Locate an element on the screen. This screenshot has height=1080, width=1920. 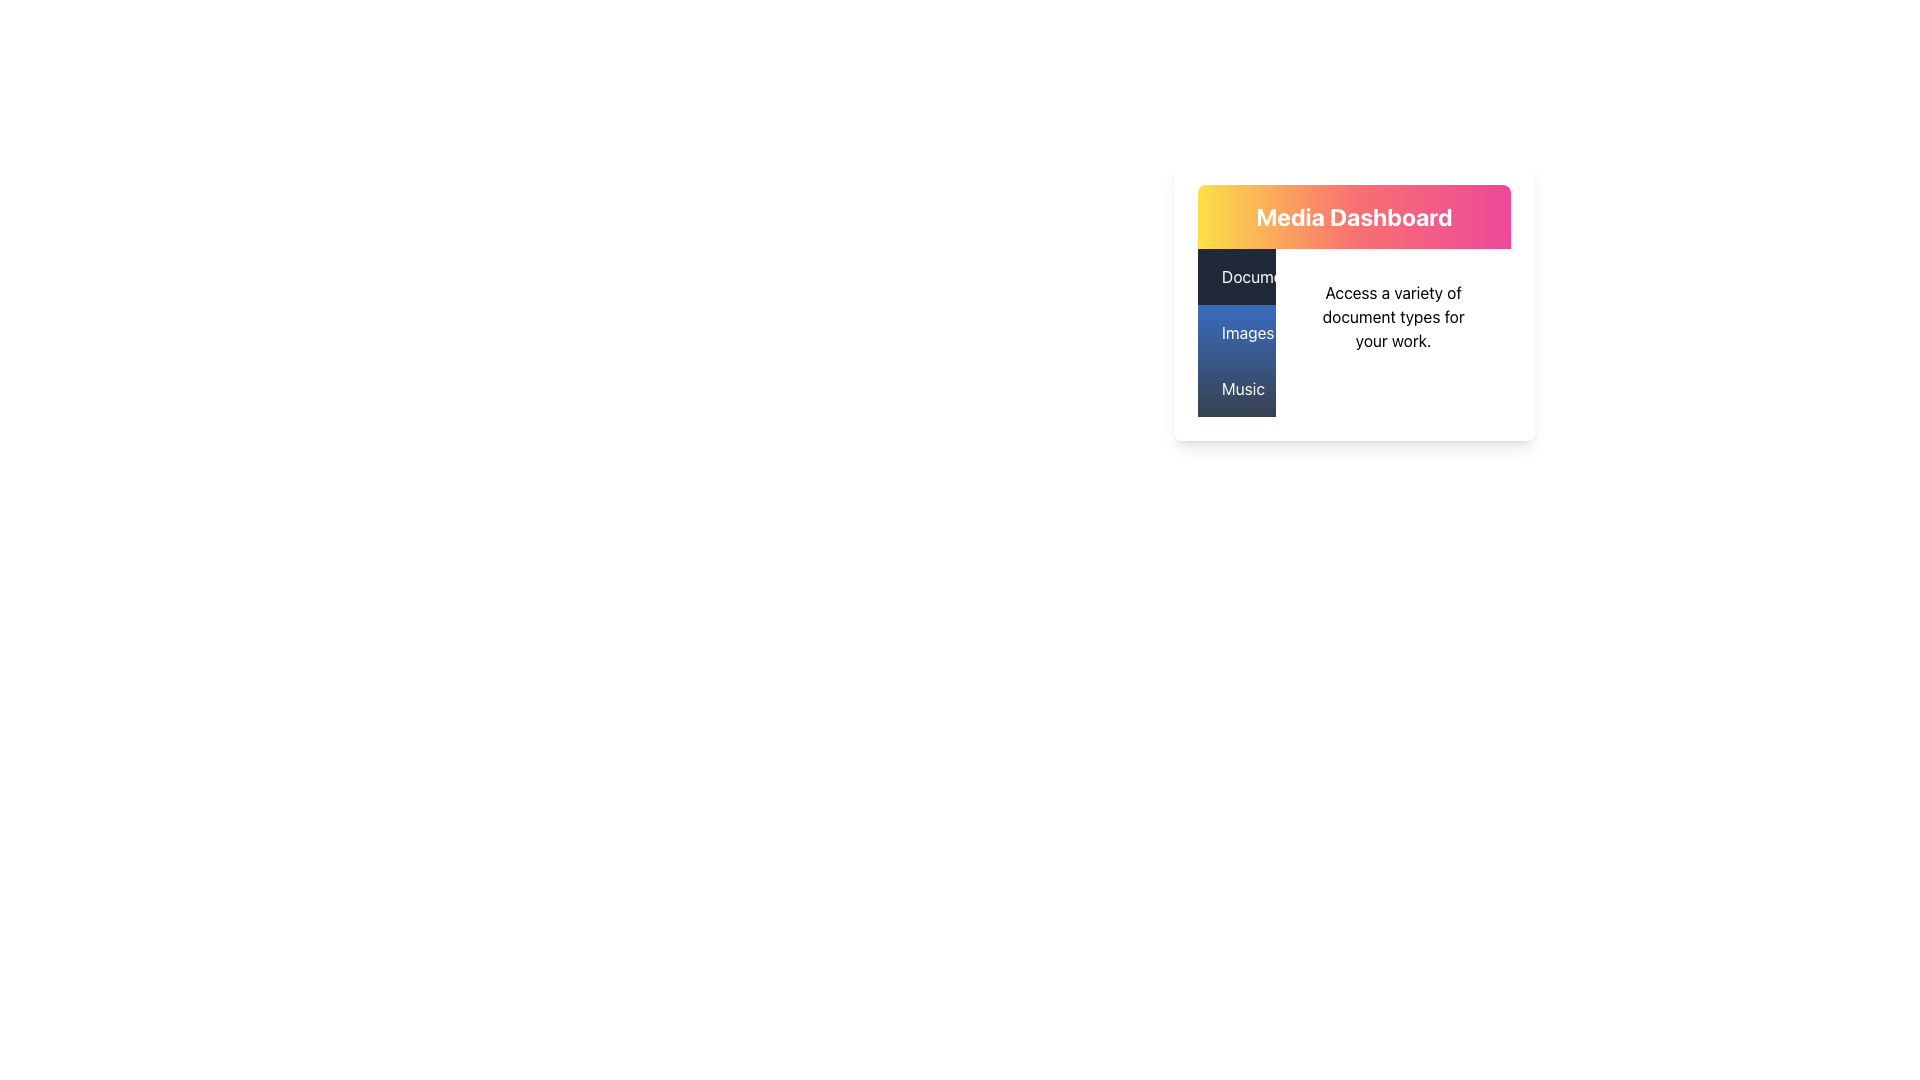
the 'Images' menu item, which is the second option in a vertical navigation bar styled with a white font on a gradient blue background, to trigger a visual hover state is located at coordinates (1236, 331).